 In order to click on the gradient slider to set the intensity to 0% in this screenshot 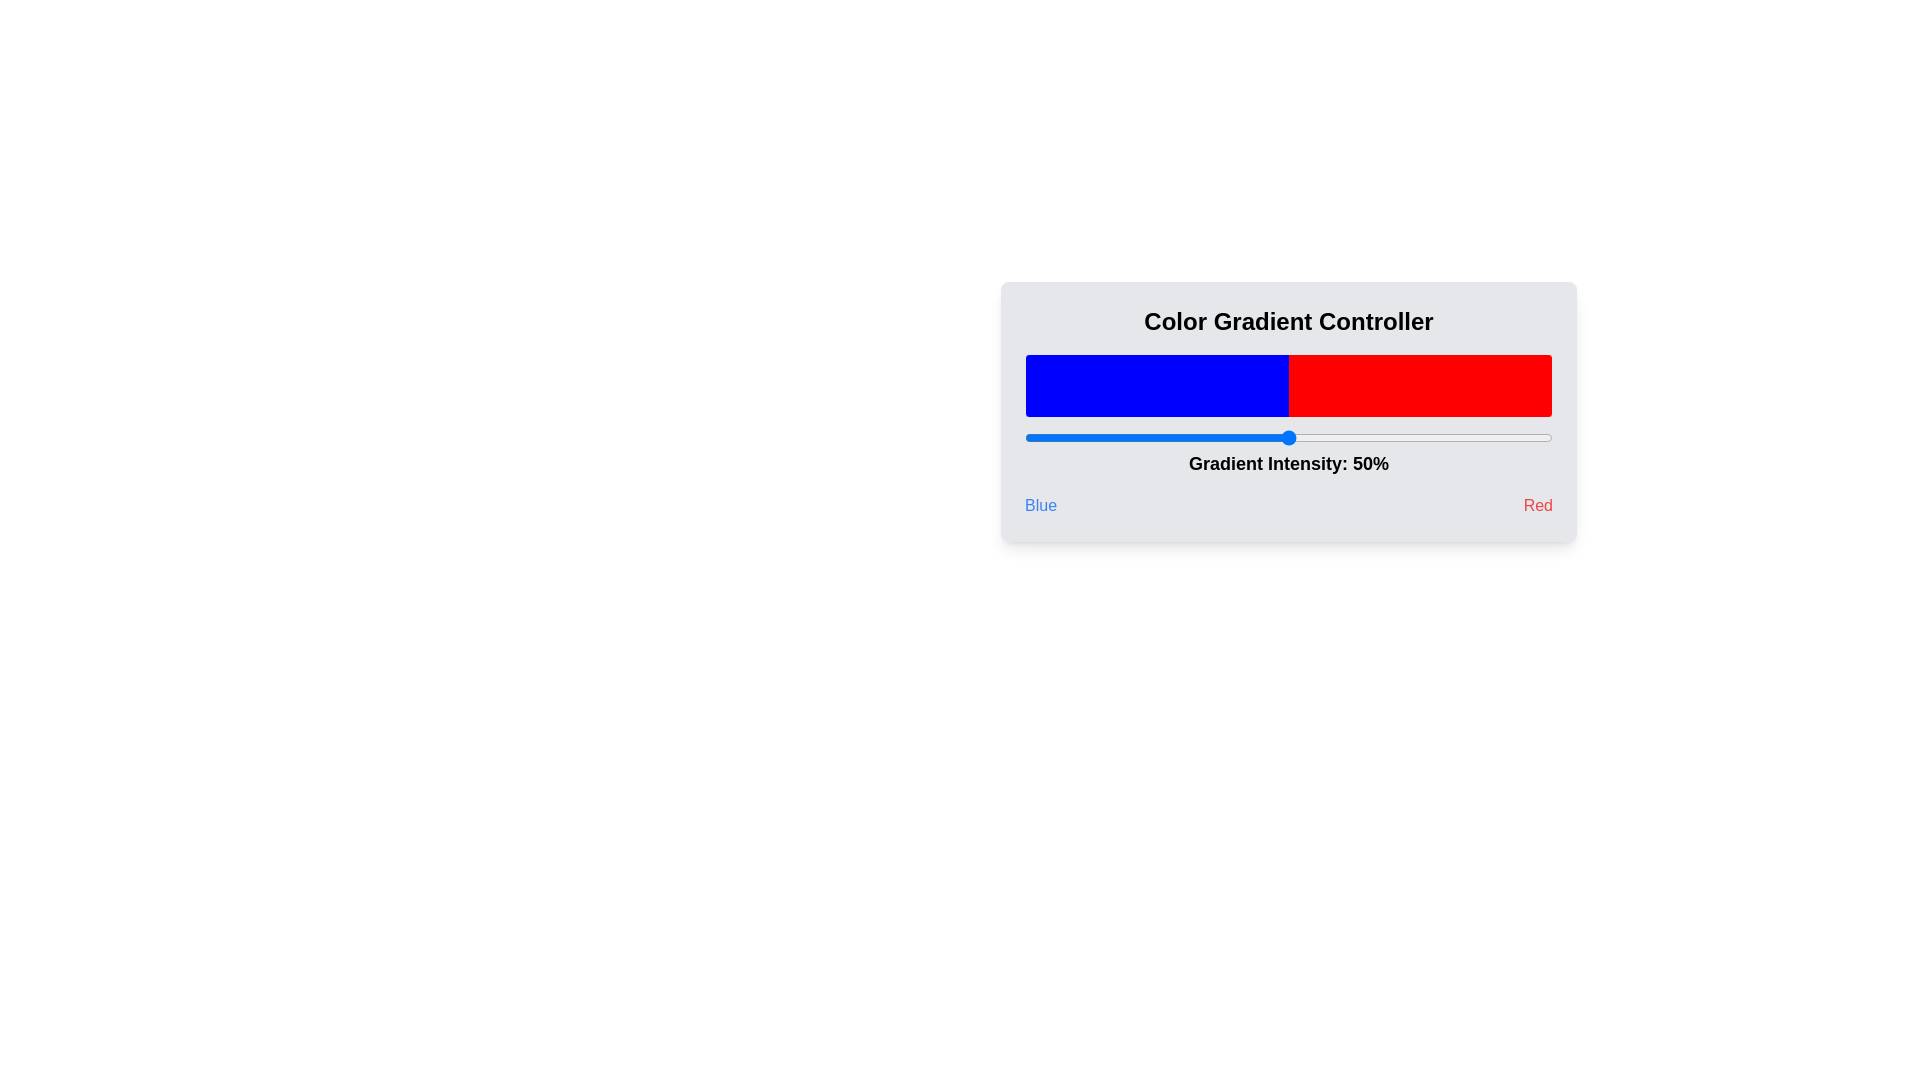, I will do `click(1025, 437)`.